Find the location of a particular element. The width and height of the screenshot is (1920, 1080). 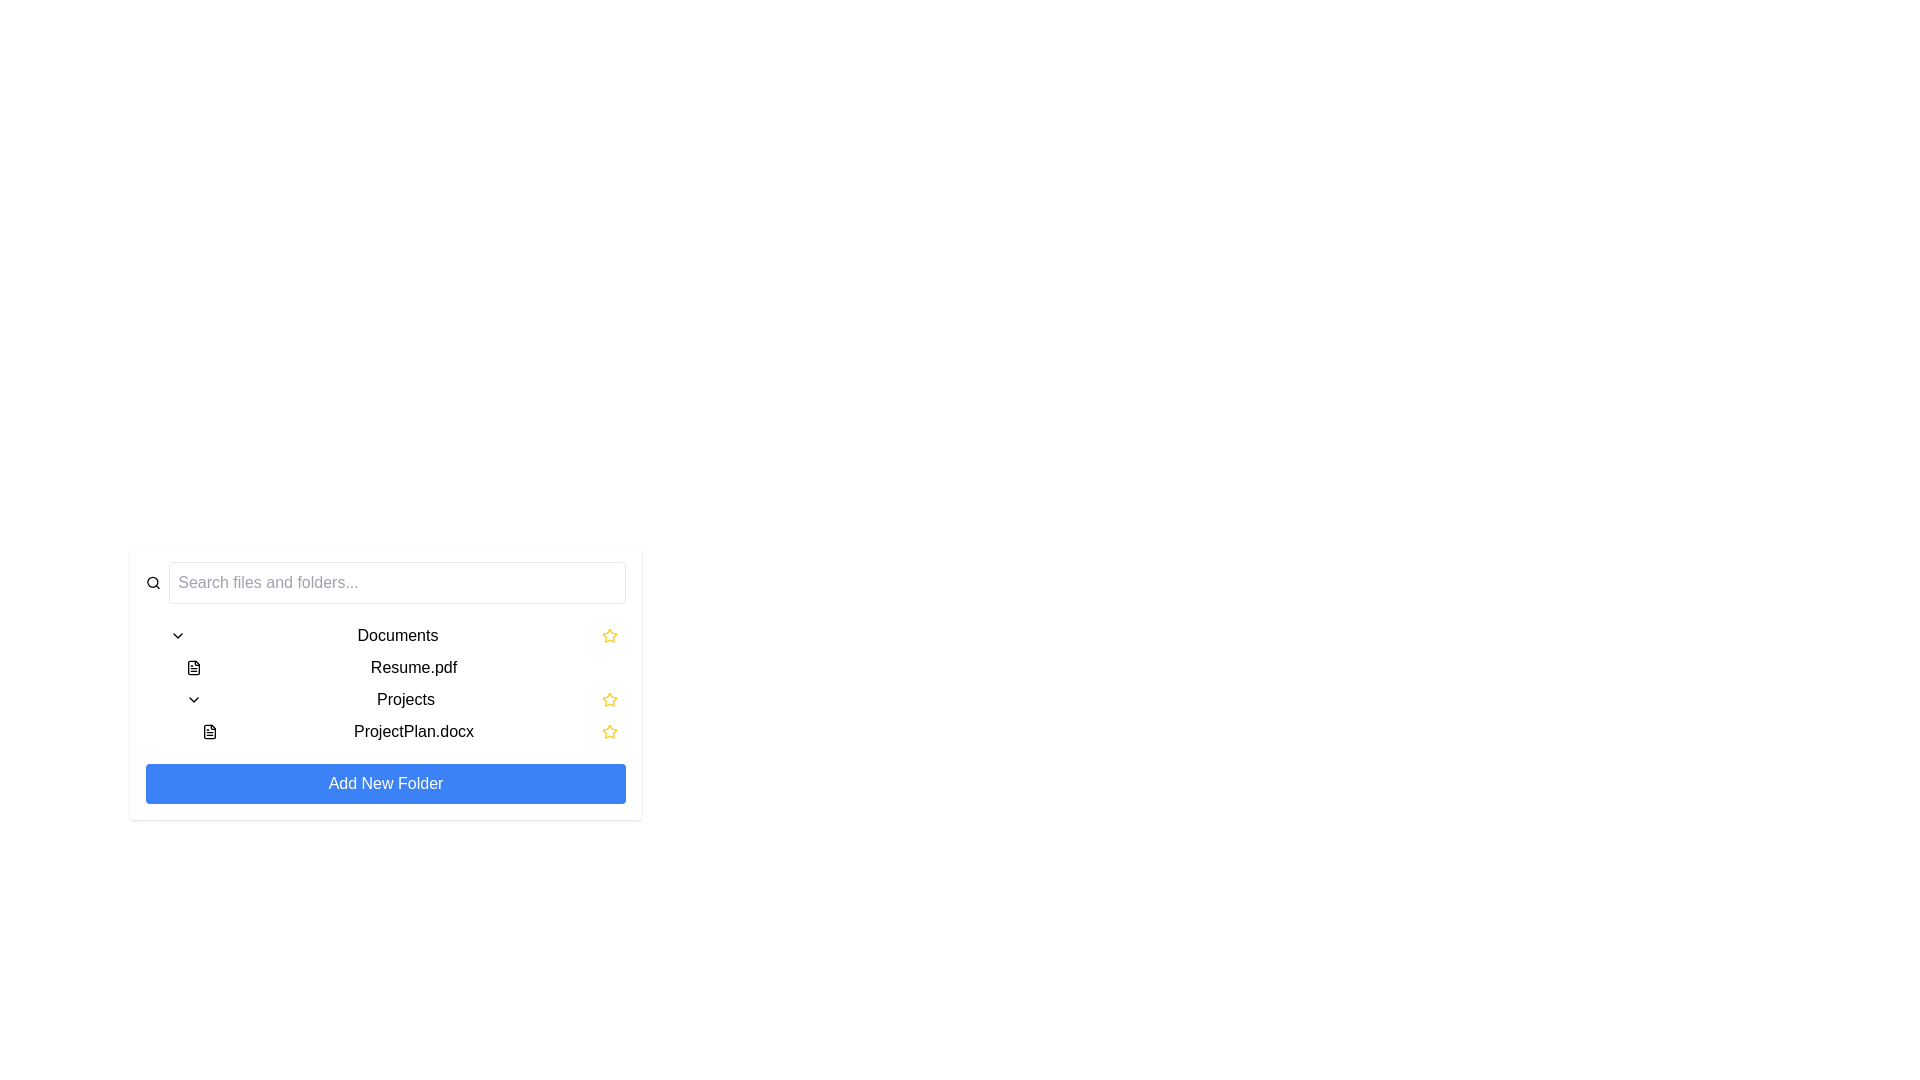

the file list item labeled 'ProjectPlan.docx' is located at coordinates (408, 732).